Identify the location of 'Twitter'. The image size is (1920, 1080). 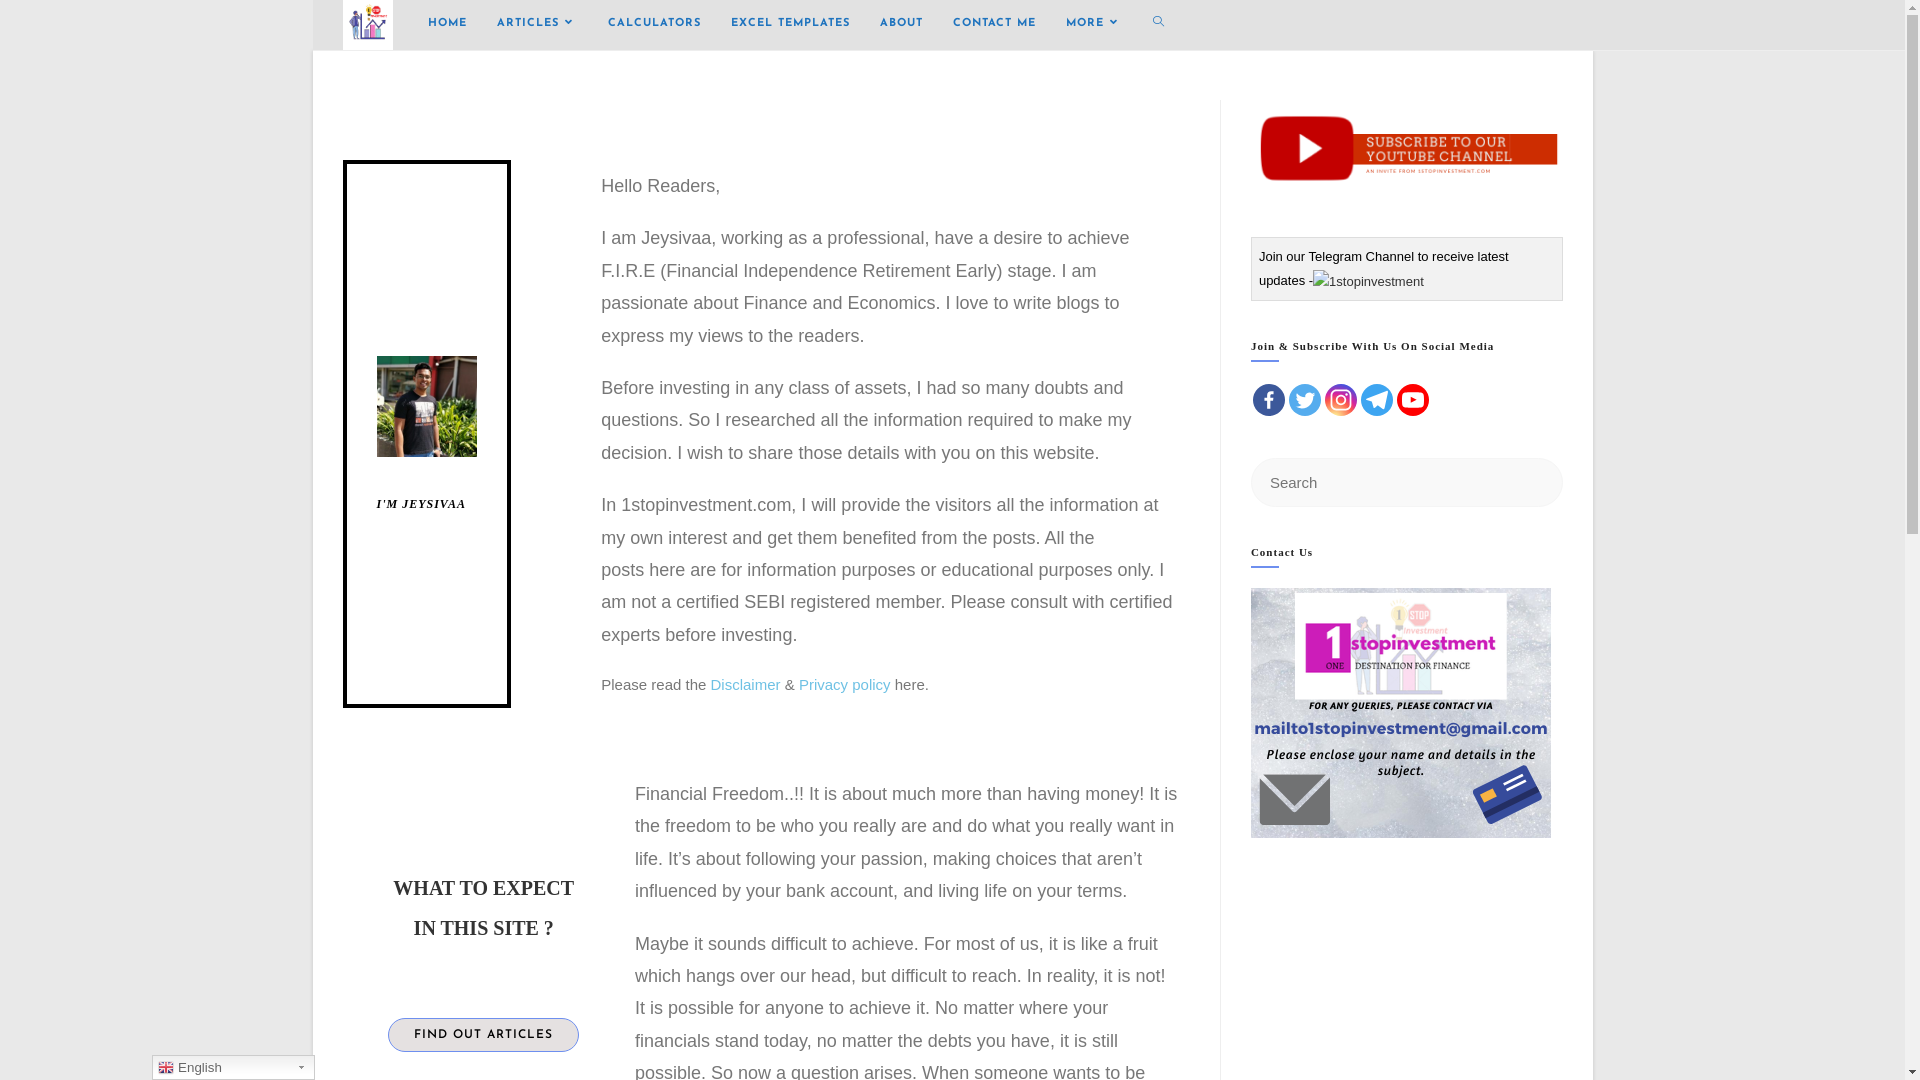
(1305, 400).